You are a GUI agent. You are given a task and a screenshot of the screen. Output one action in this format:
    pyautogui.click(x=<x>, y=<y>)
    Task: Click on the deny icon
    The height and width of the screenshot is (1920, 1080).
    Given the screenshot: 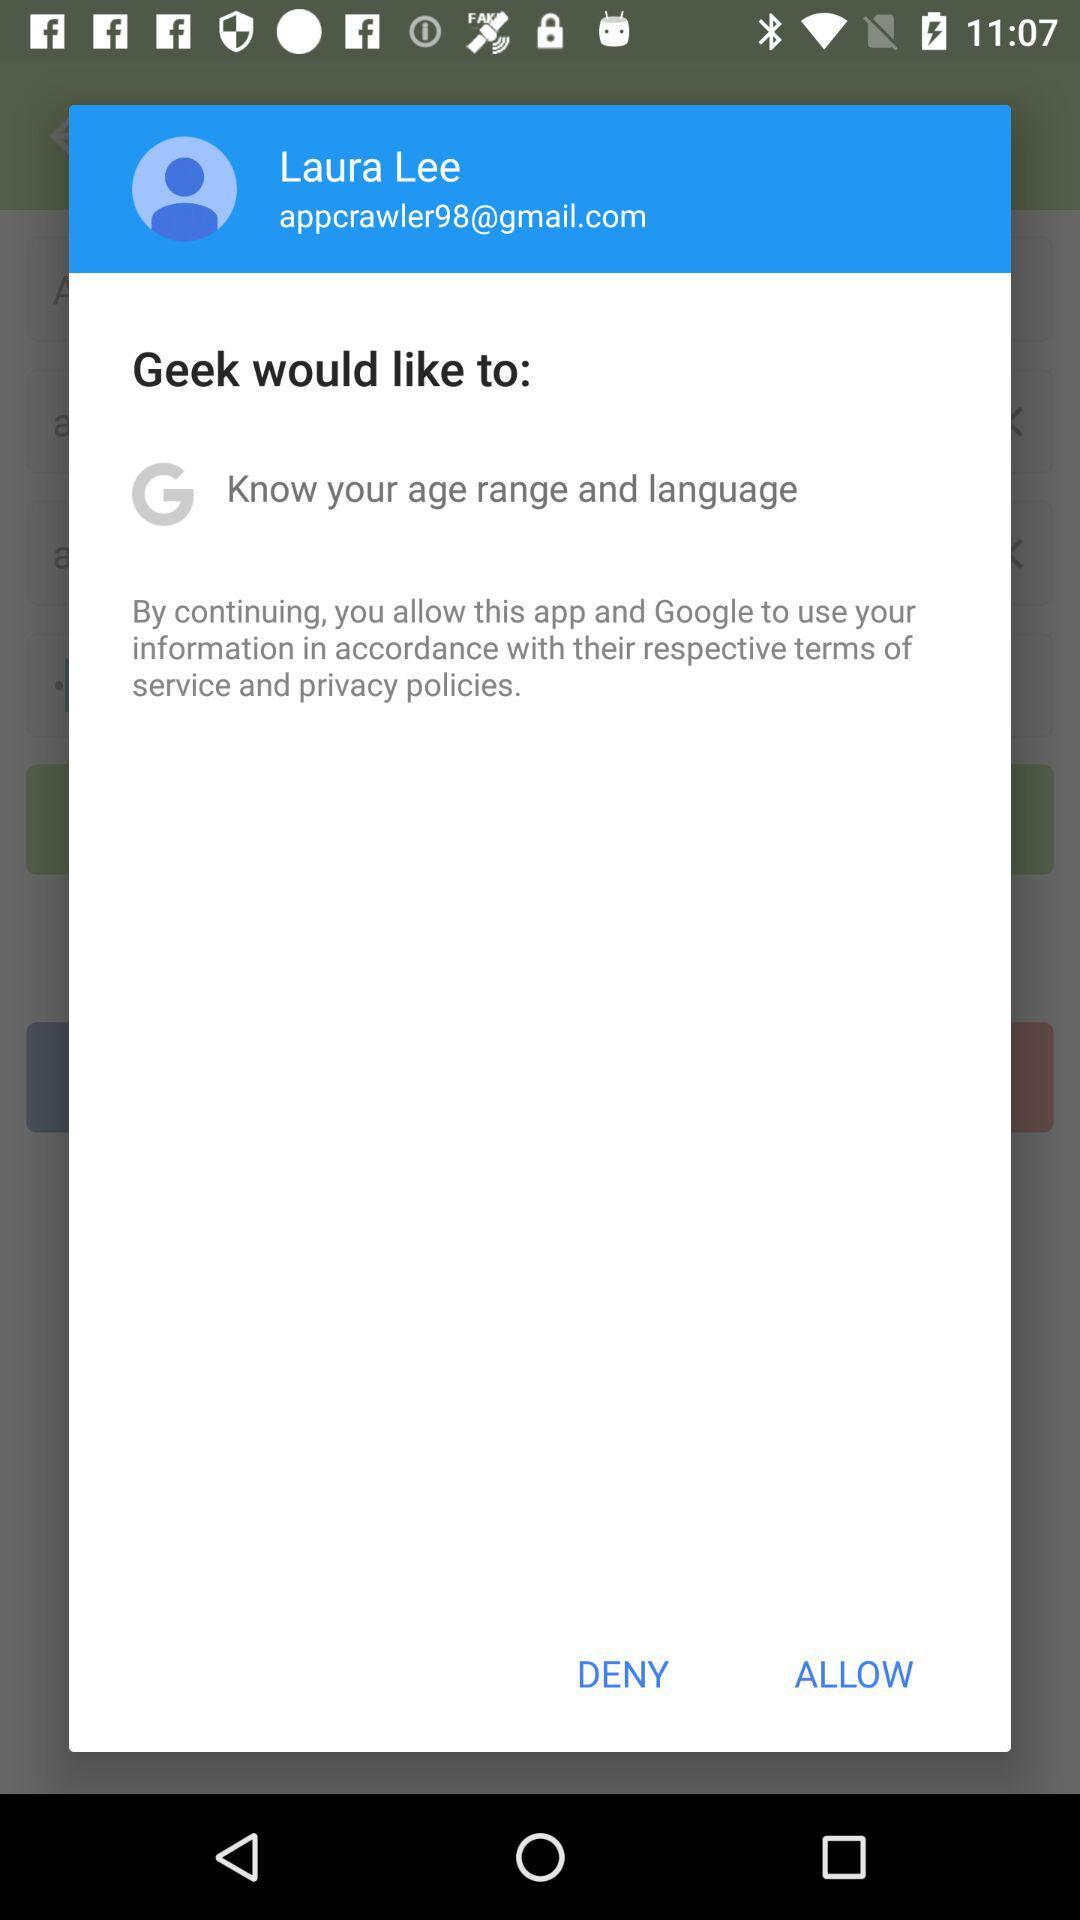 What is the action you would take?
    pyautogui.click(x=621, y=1673)
    